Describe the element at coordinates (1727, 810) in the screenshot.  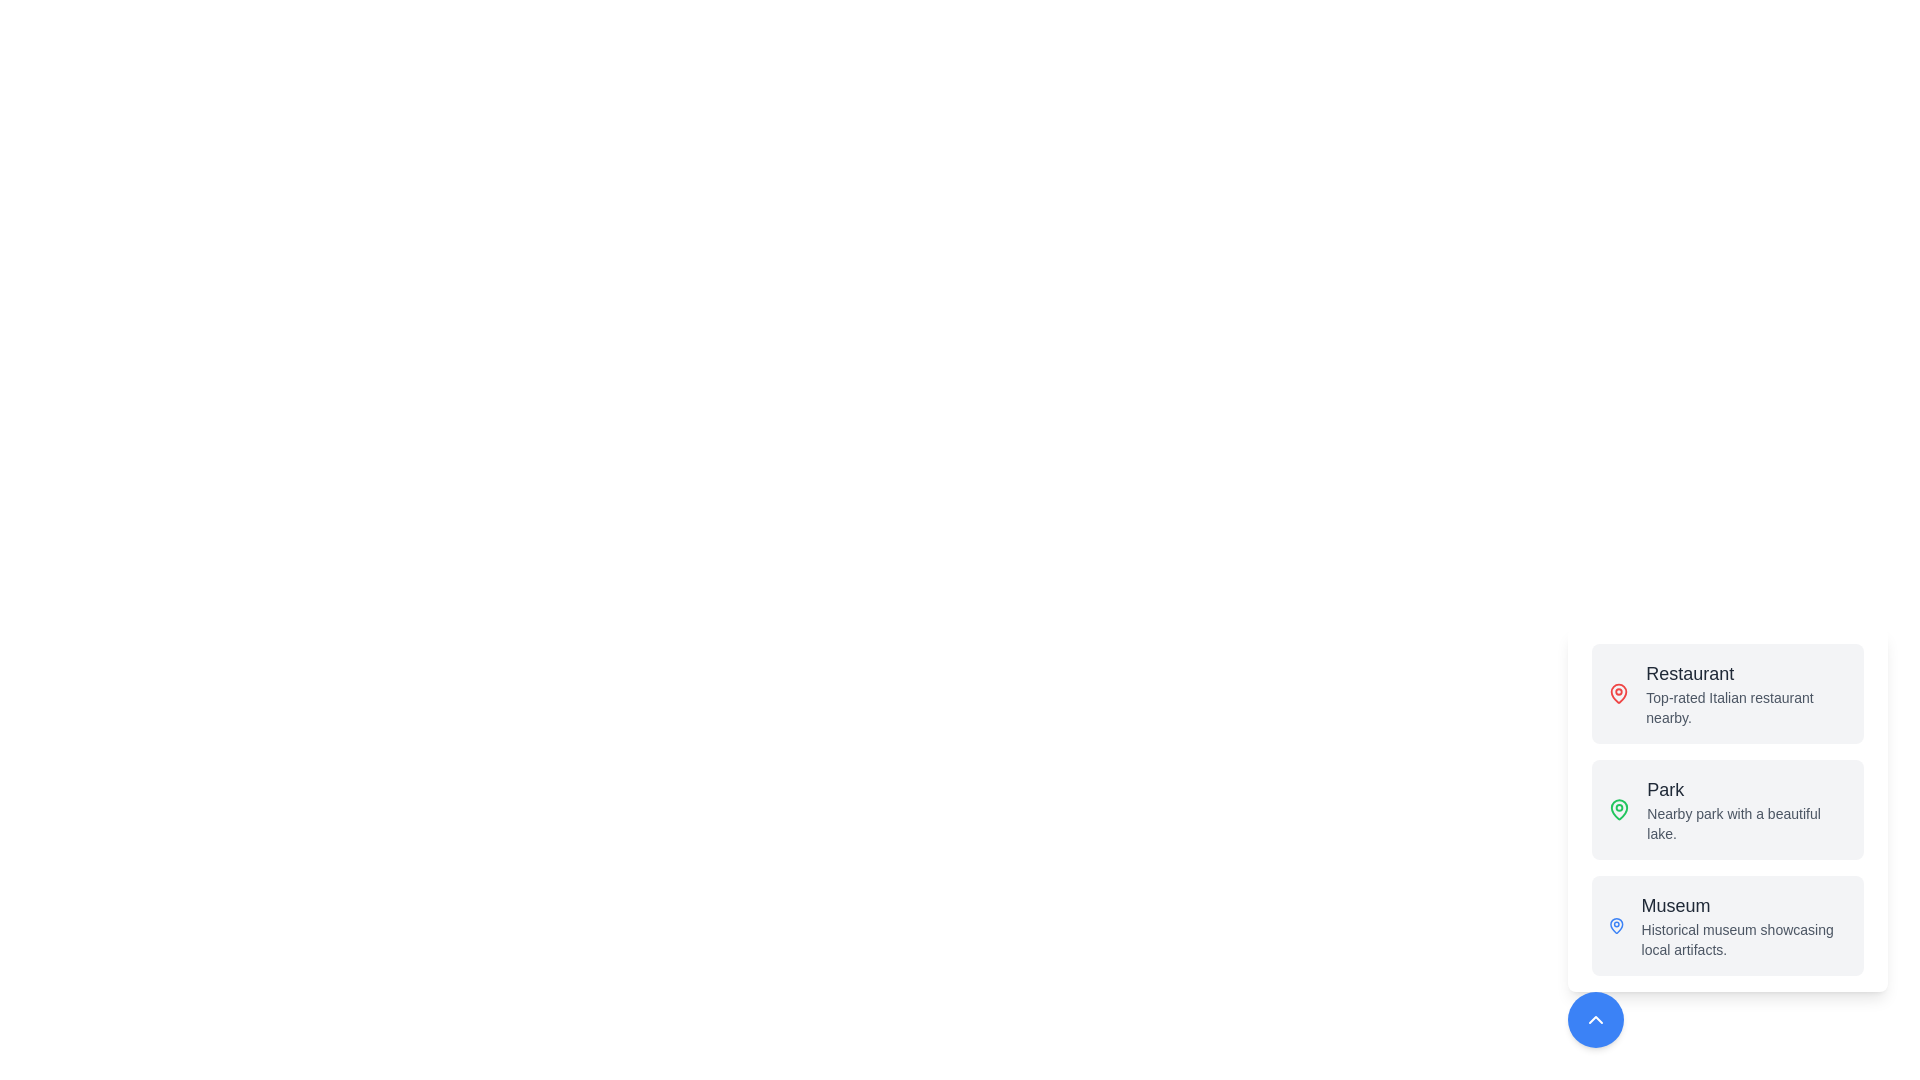
I see `the location button to trigger its action. The location can be specified as Park` at that location.